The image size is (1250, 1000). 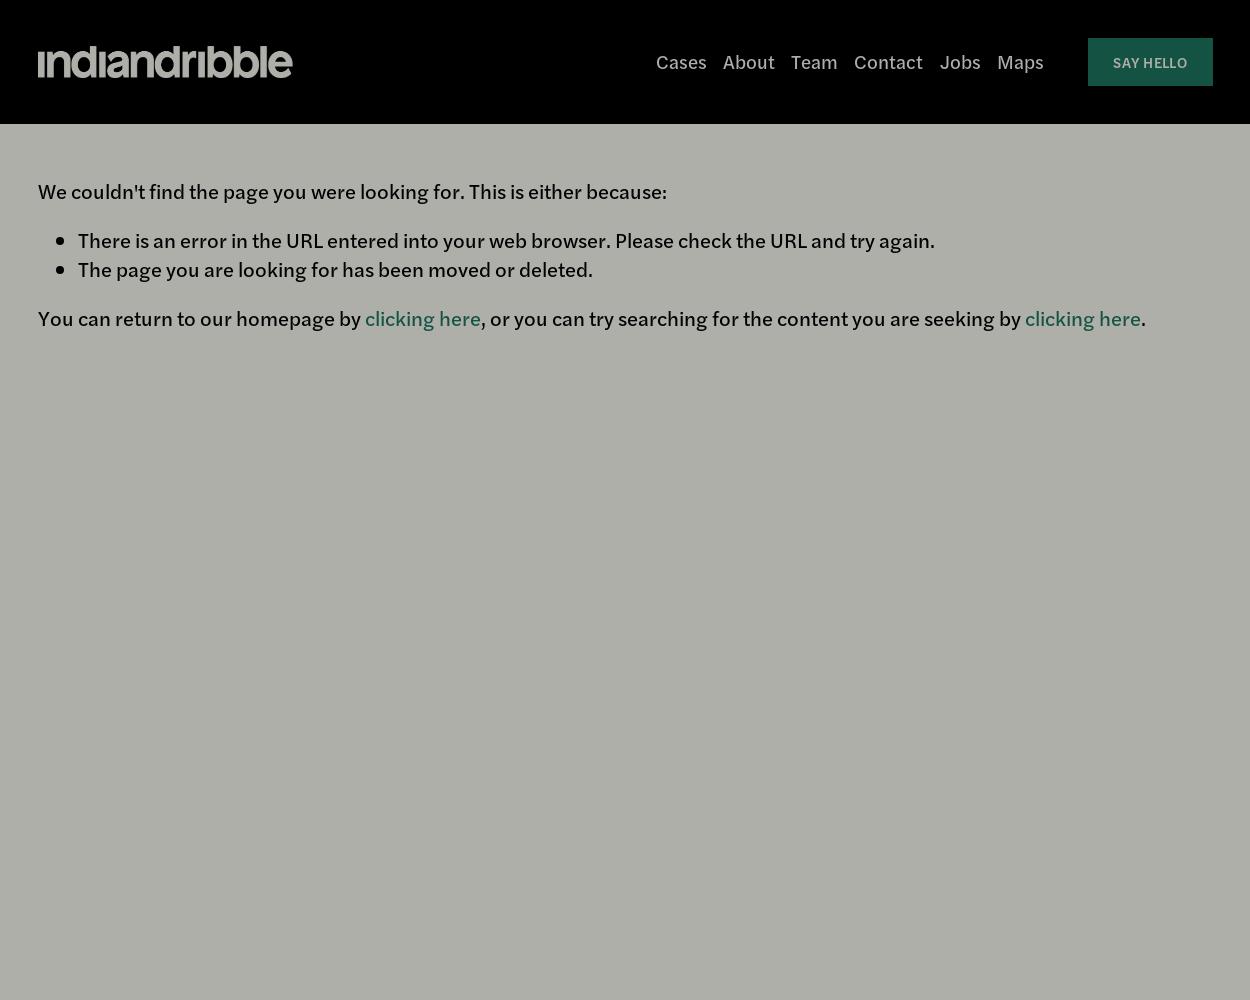 I want to click on 'You can return to our homepage by', so click(x=199, y=316).